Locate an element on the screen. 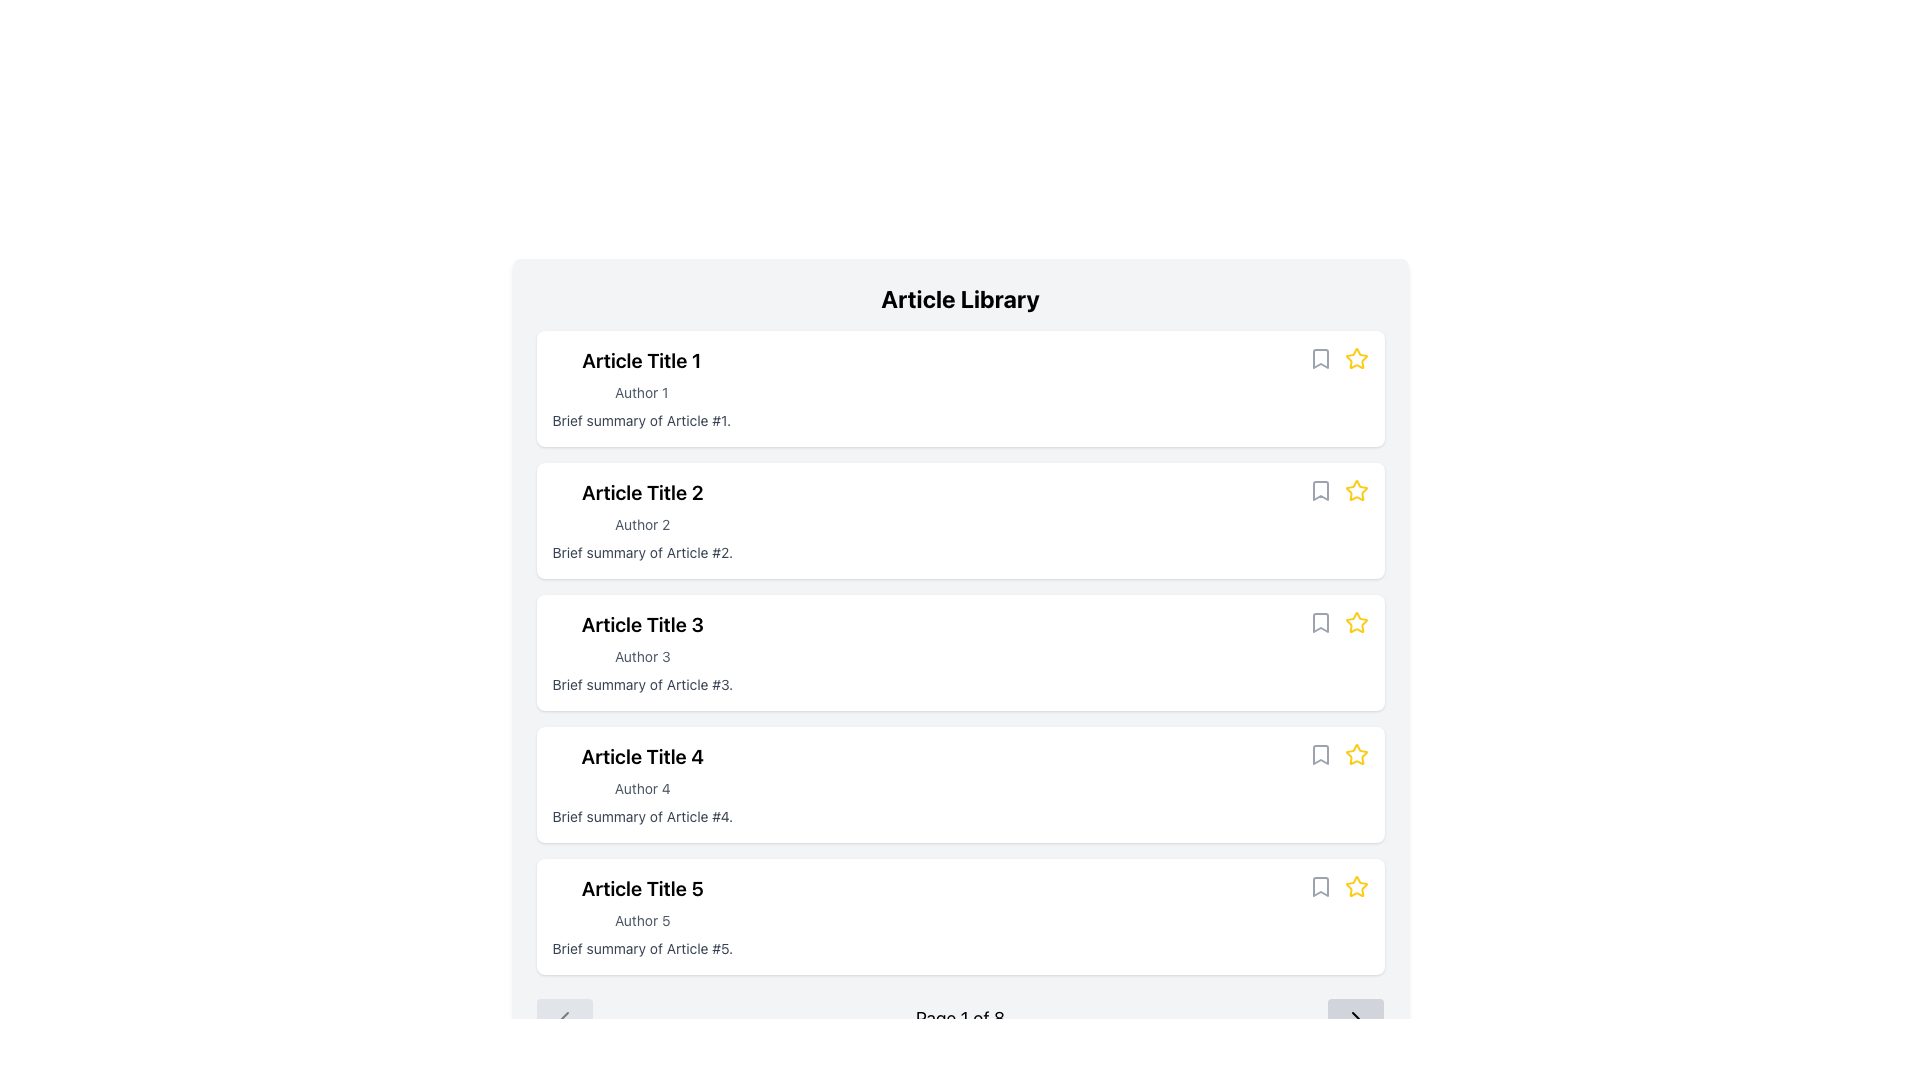 The height and width of the screenshot is (1080, 1920). the bookmark icon located at the bottom-right edge of the card for 'Article Title 5' is located at coordinates (1320, 886).